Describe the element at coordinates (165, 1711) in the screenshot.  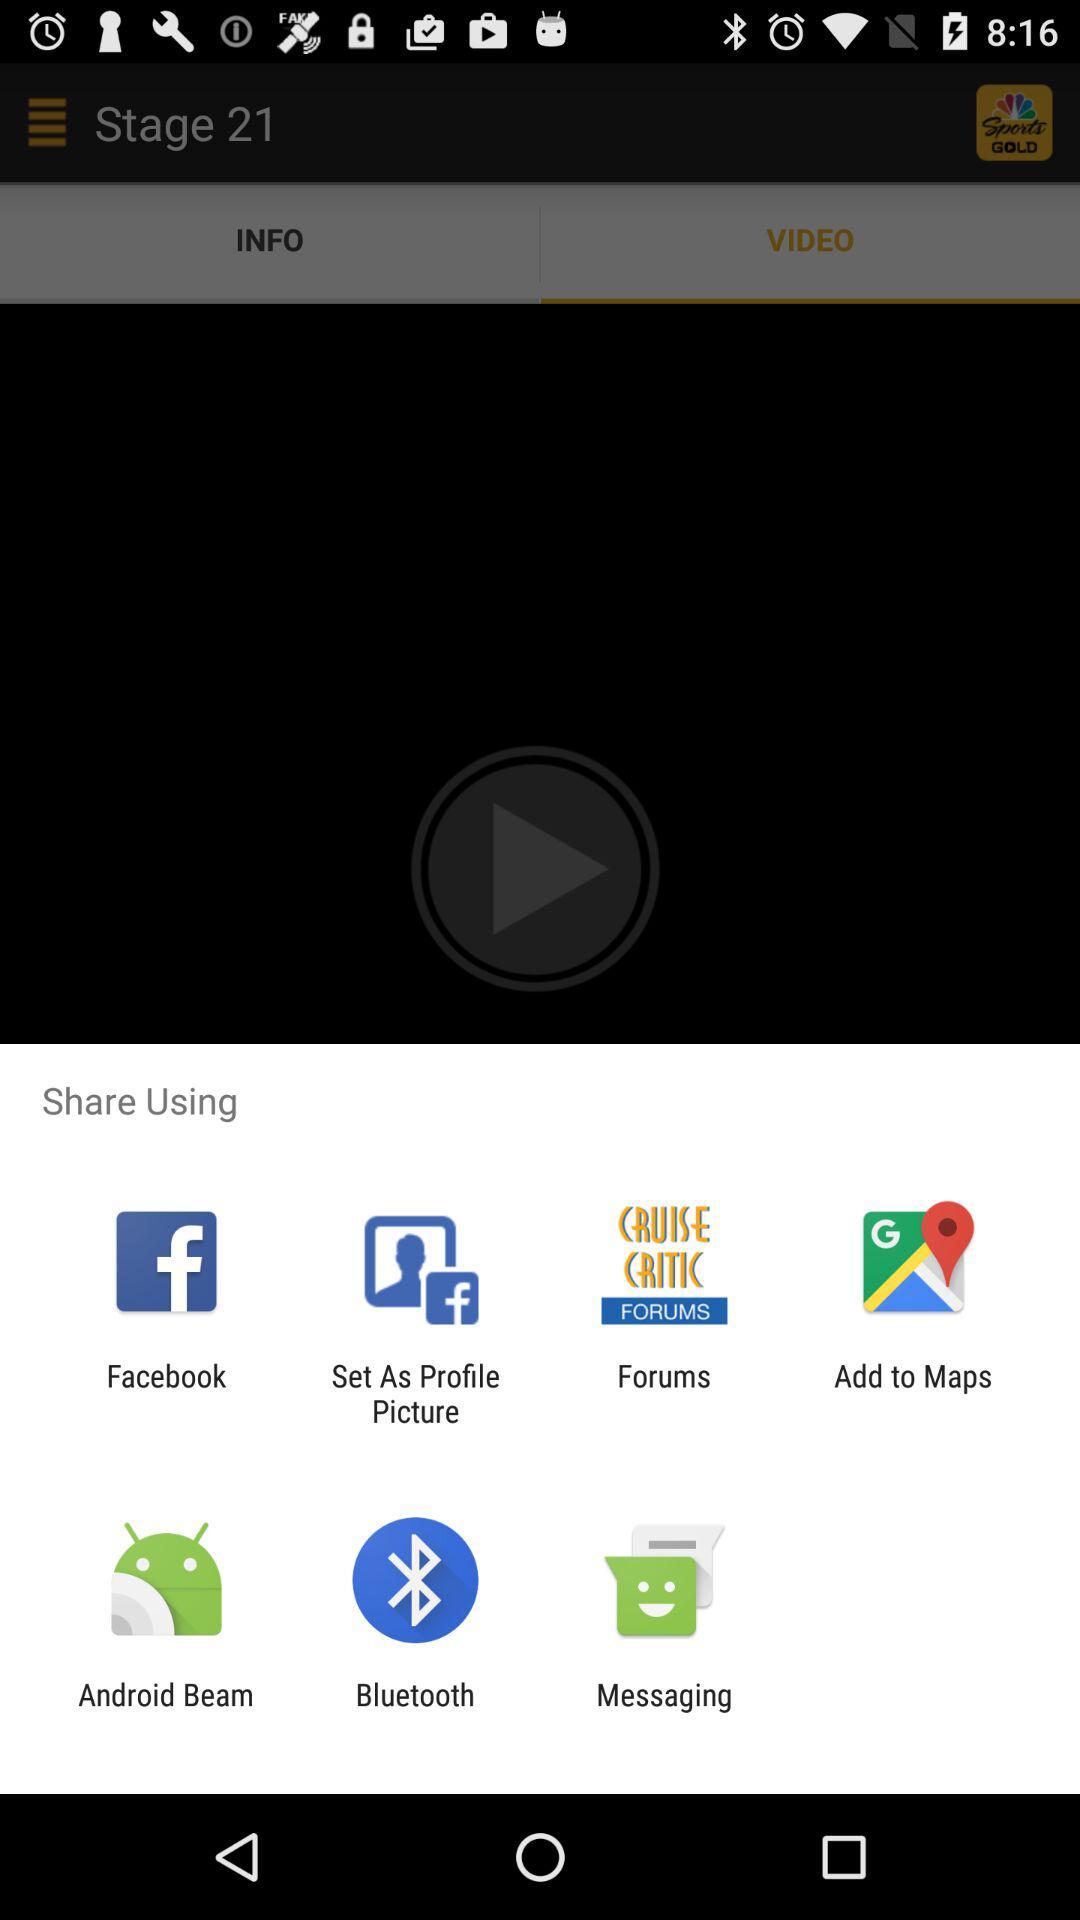
I see `android beam item` at that location.